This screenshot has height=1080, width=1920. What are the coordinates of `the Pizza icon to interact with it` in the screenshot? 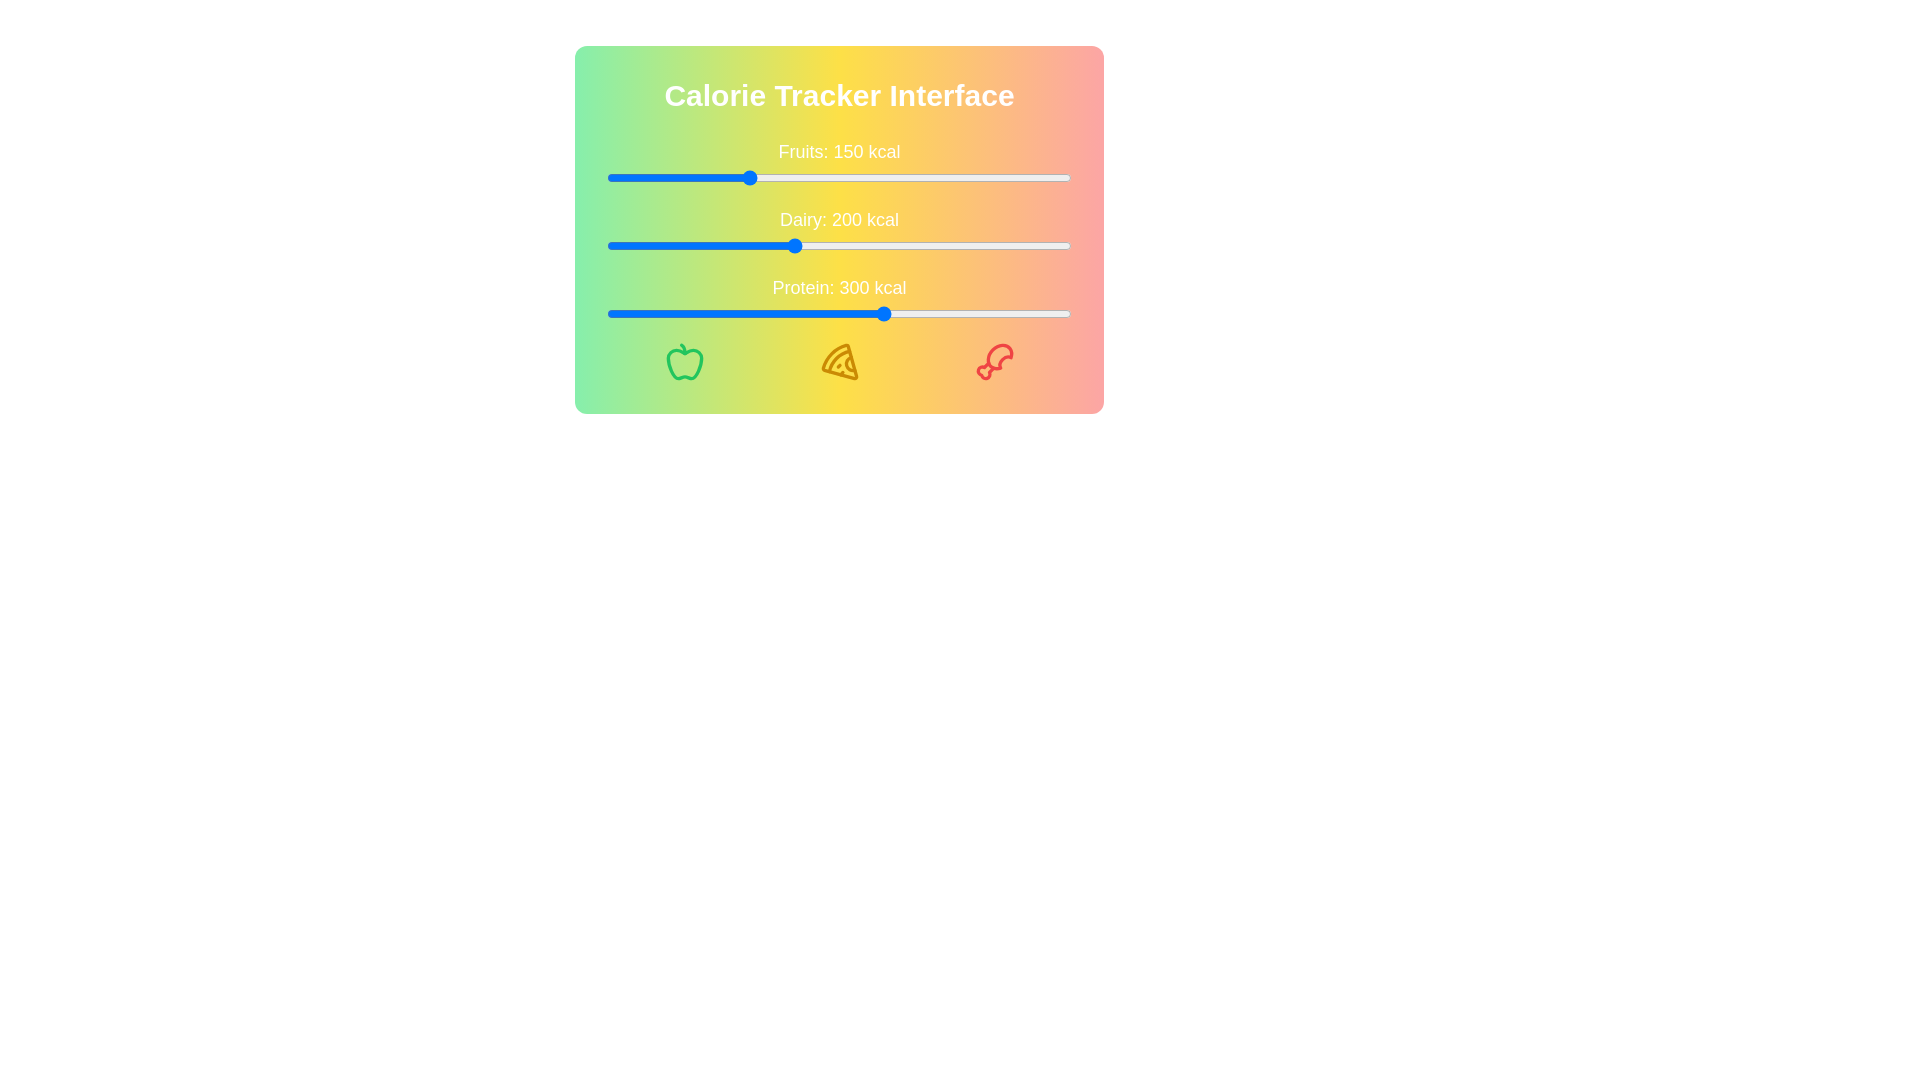 It's located at (839, 362).